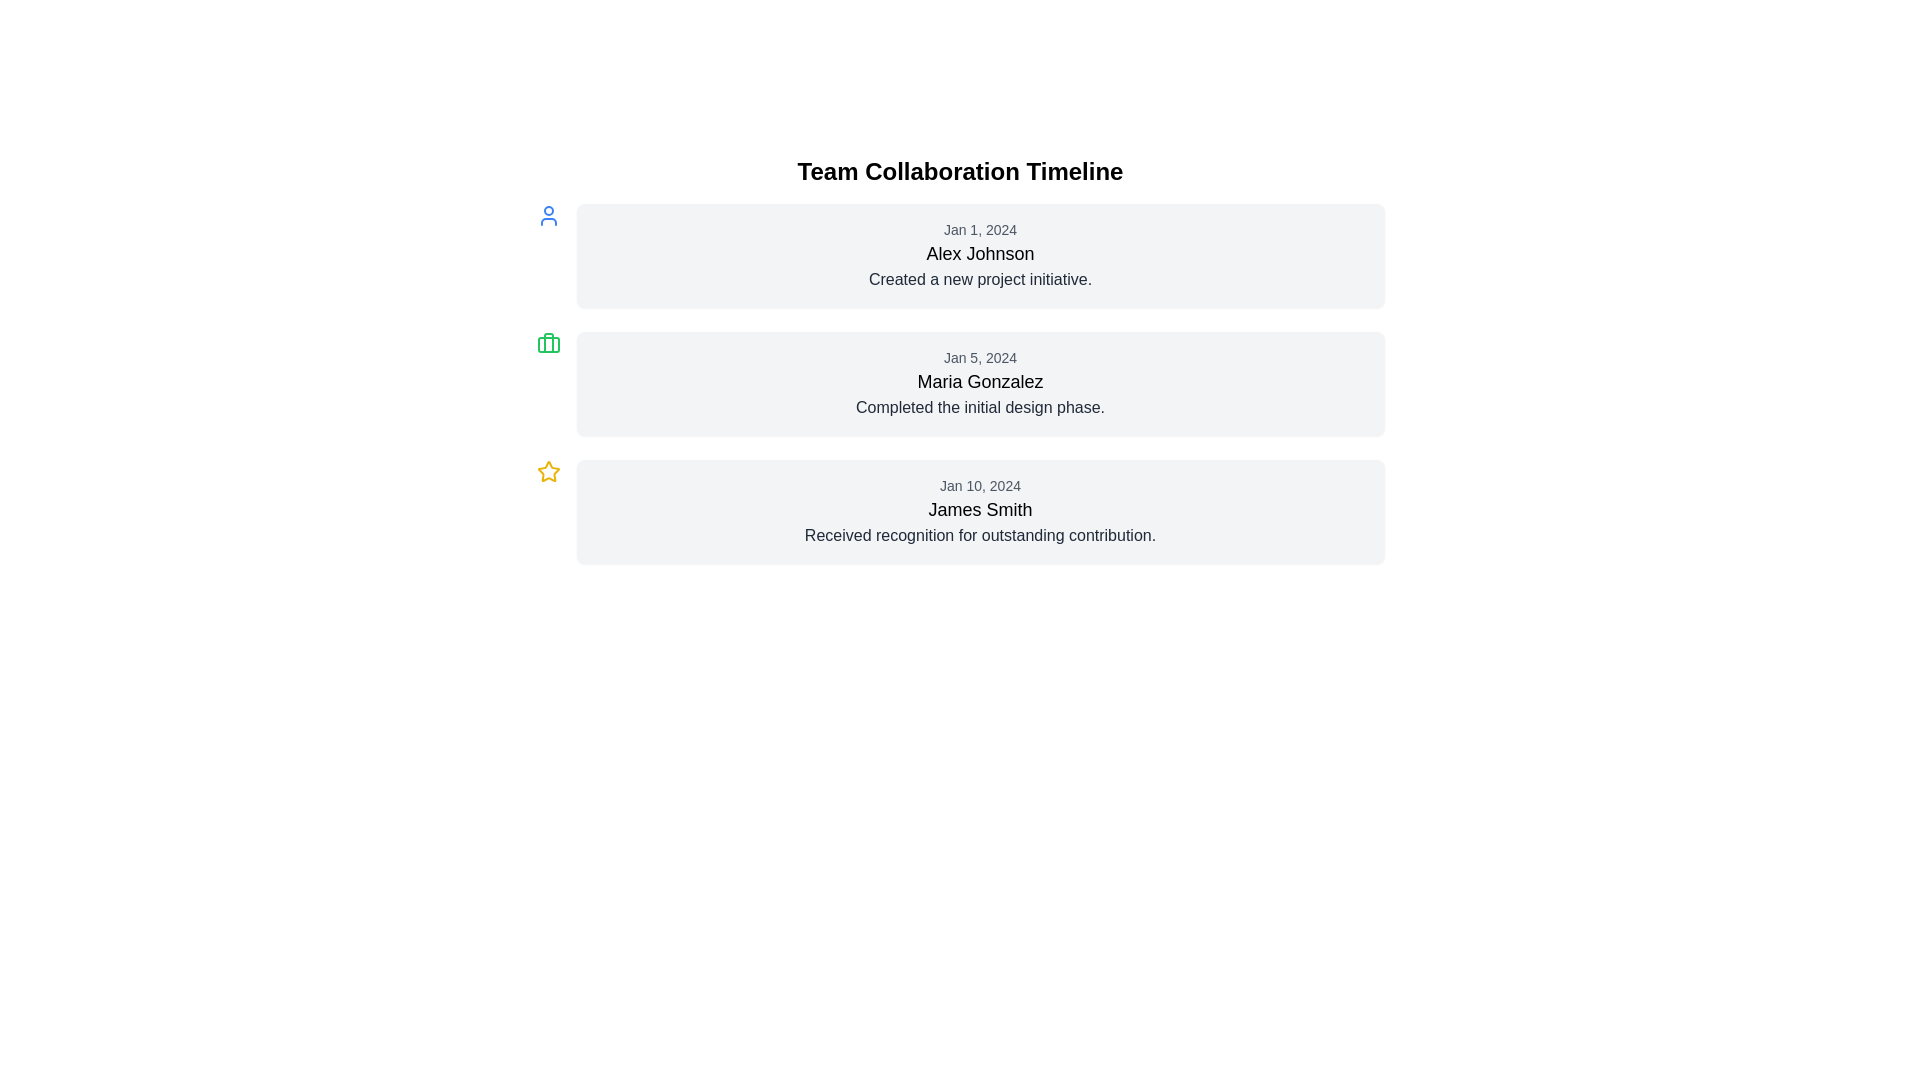 Image resolution: width=1920 pixels, height=1080 pixels. What do you see at coordinates (960, 254) in the screenshot?
I see `the first notification card in the 'Team Collaboration Timeline' that indicates 'Created a new project initiative' by 'Alex Johnson' on 'Jan 1, 2024'` at bounding box center [960, 254].